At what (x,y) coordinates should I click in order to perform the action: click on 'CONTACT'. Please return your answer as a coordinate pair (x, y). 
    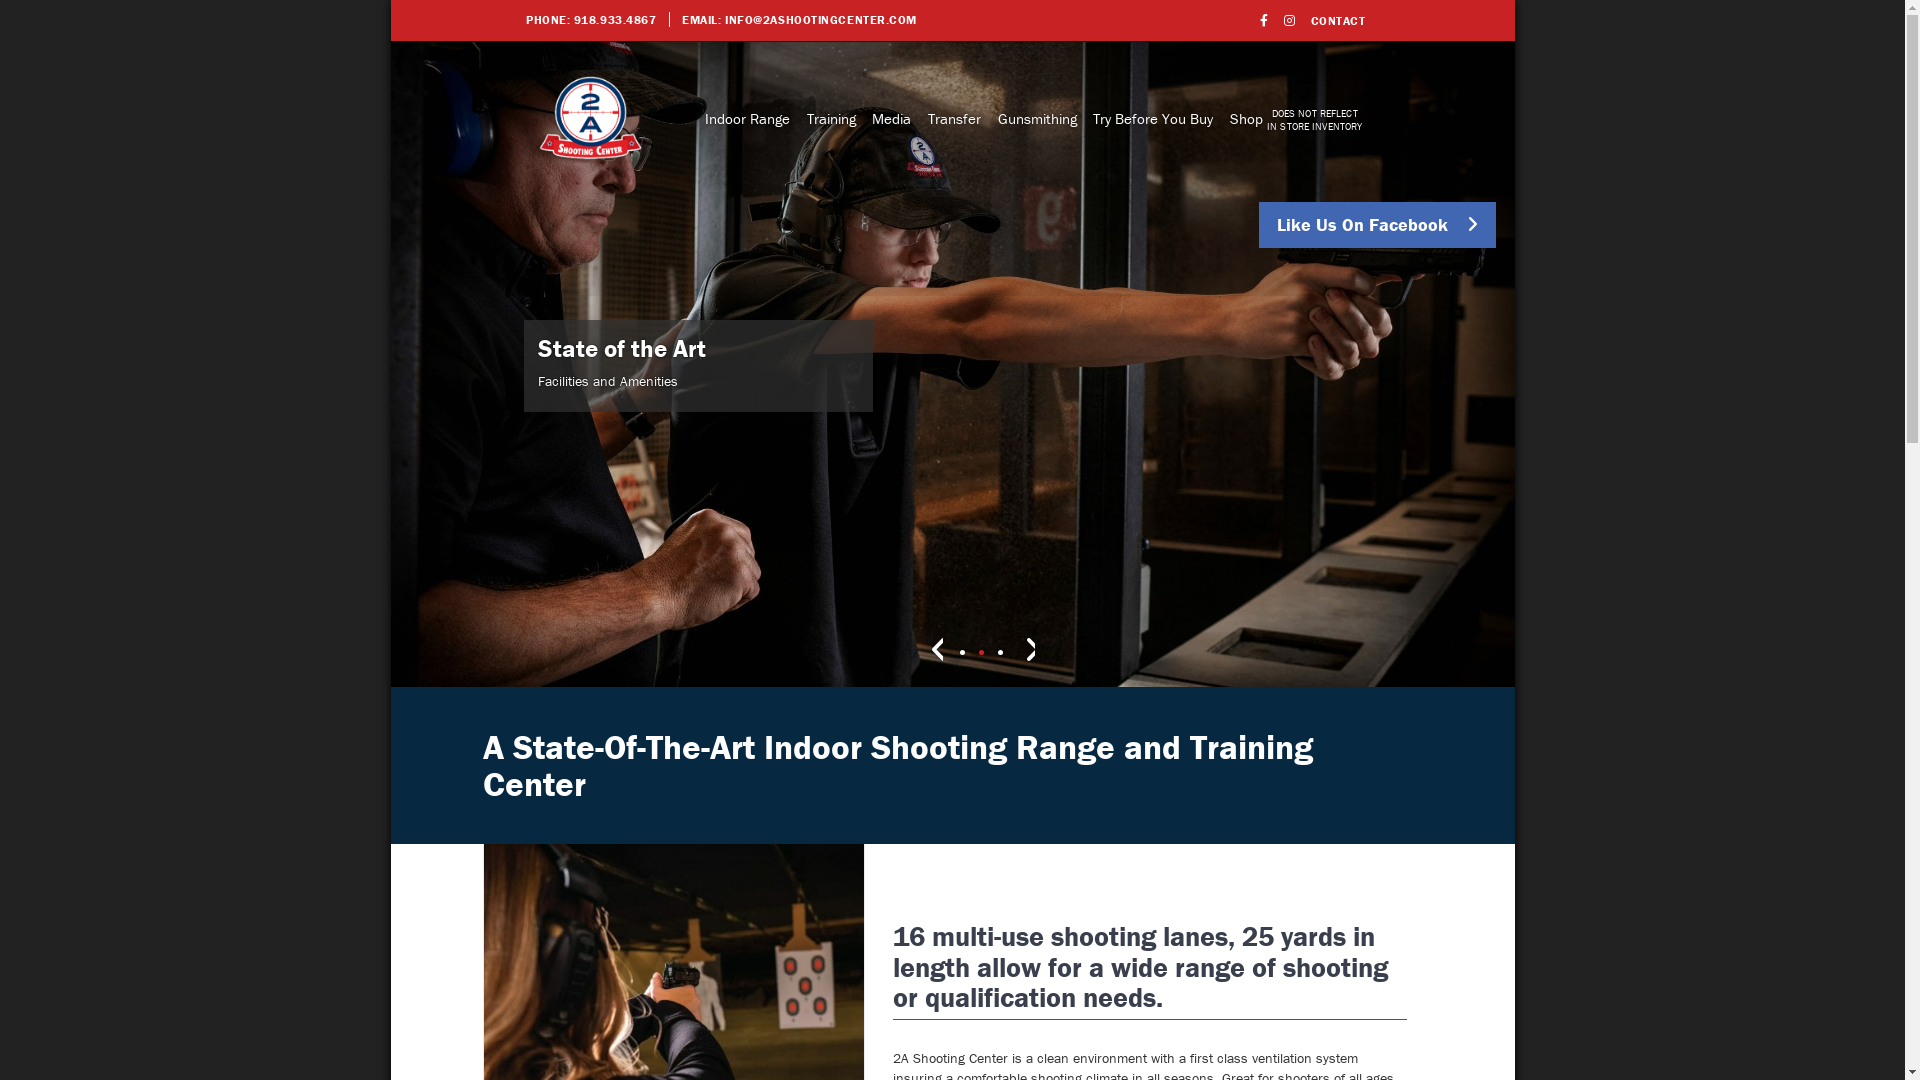
    Looking at the image, I should click on (1337, 20).